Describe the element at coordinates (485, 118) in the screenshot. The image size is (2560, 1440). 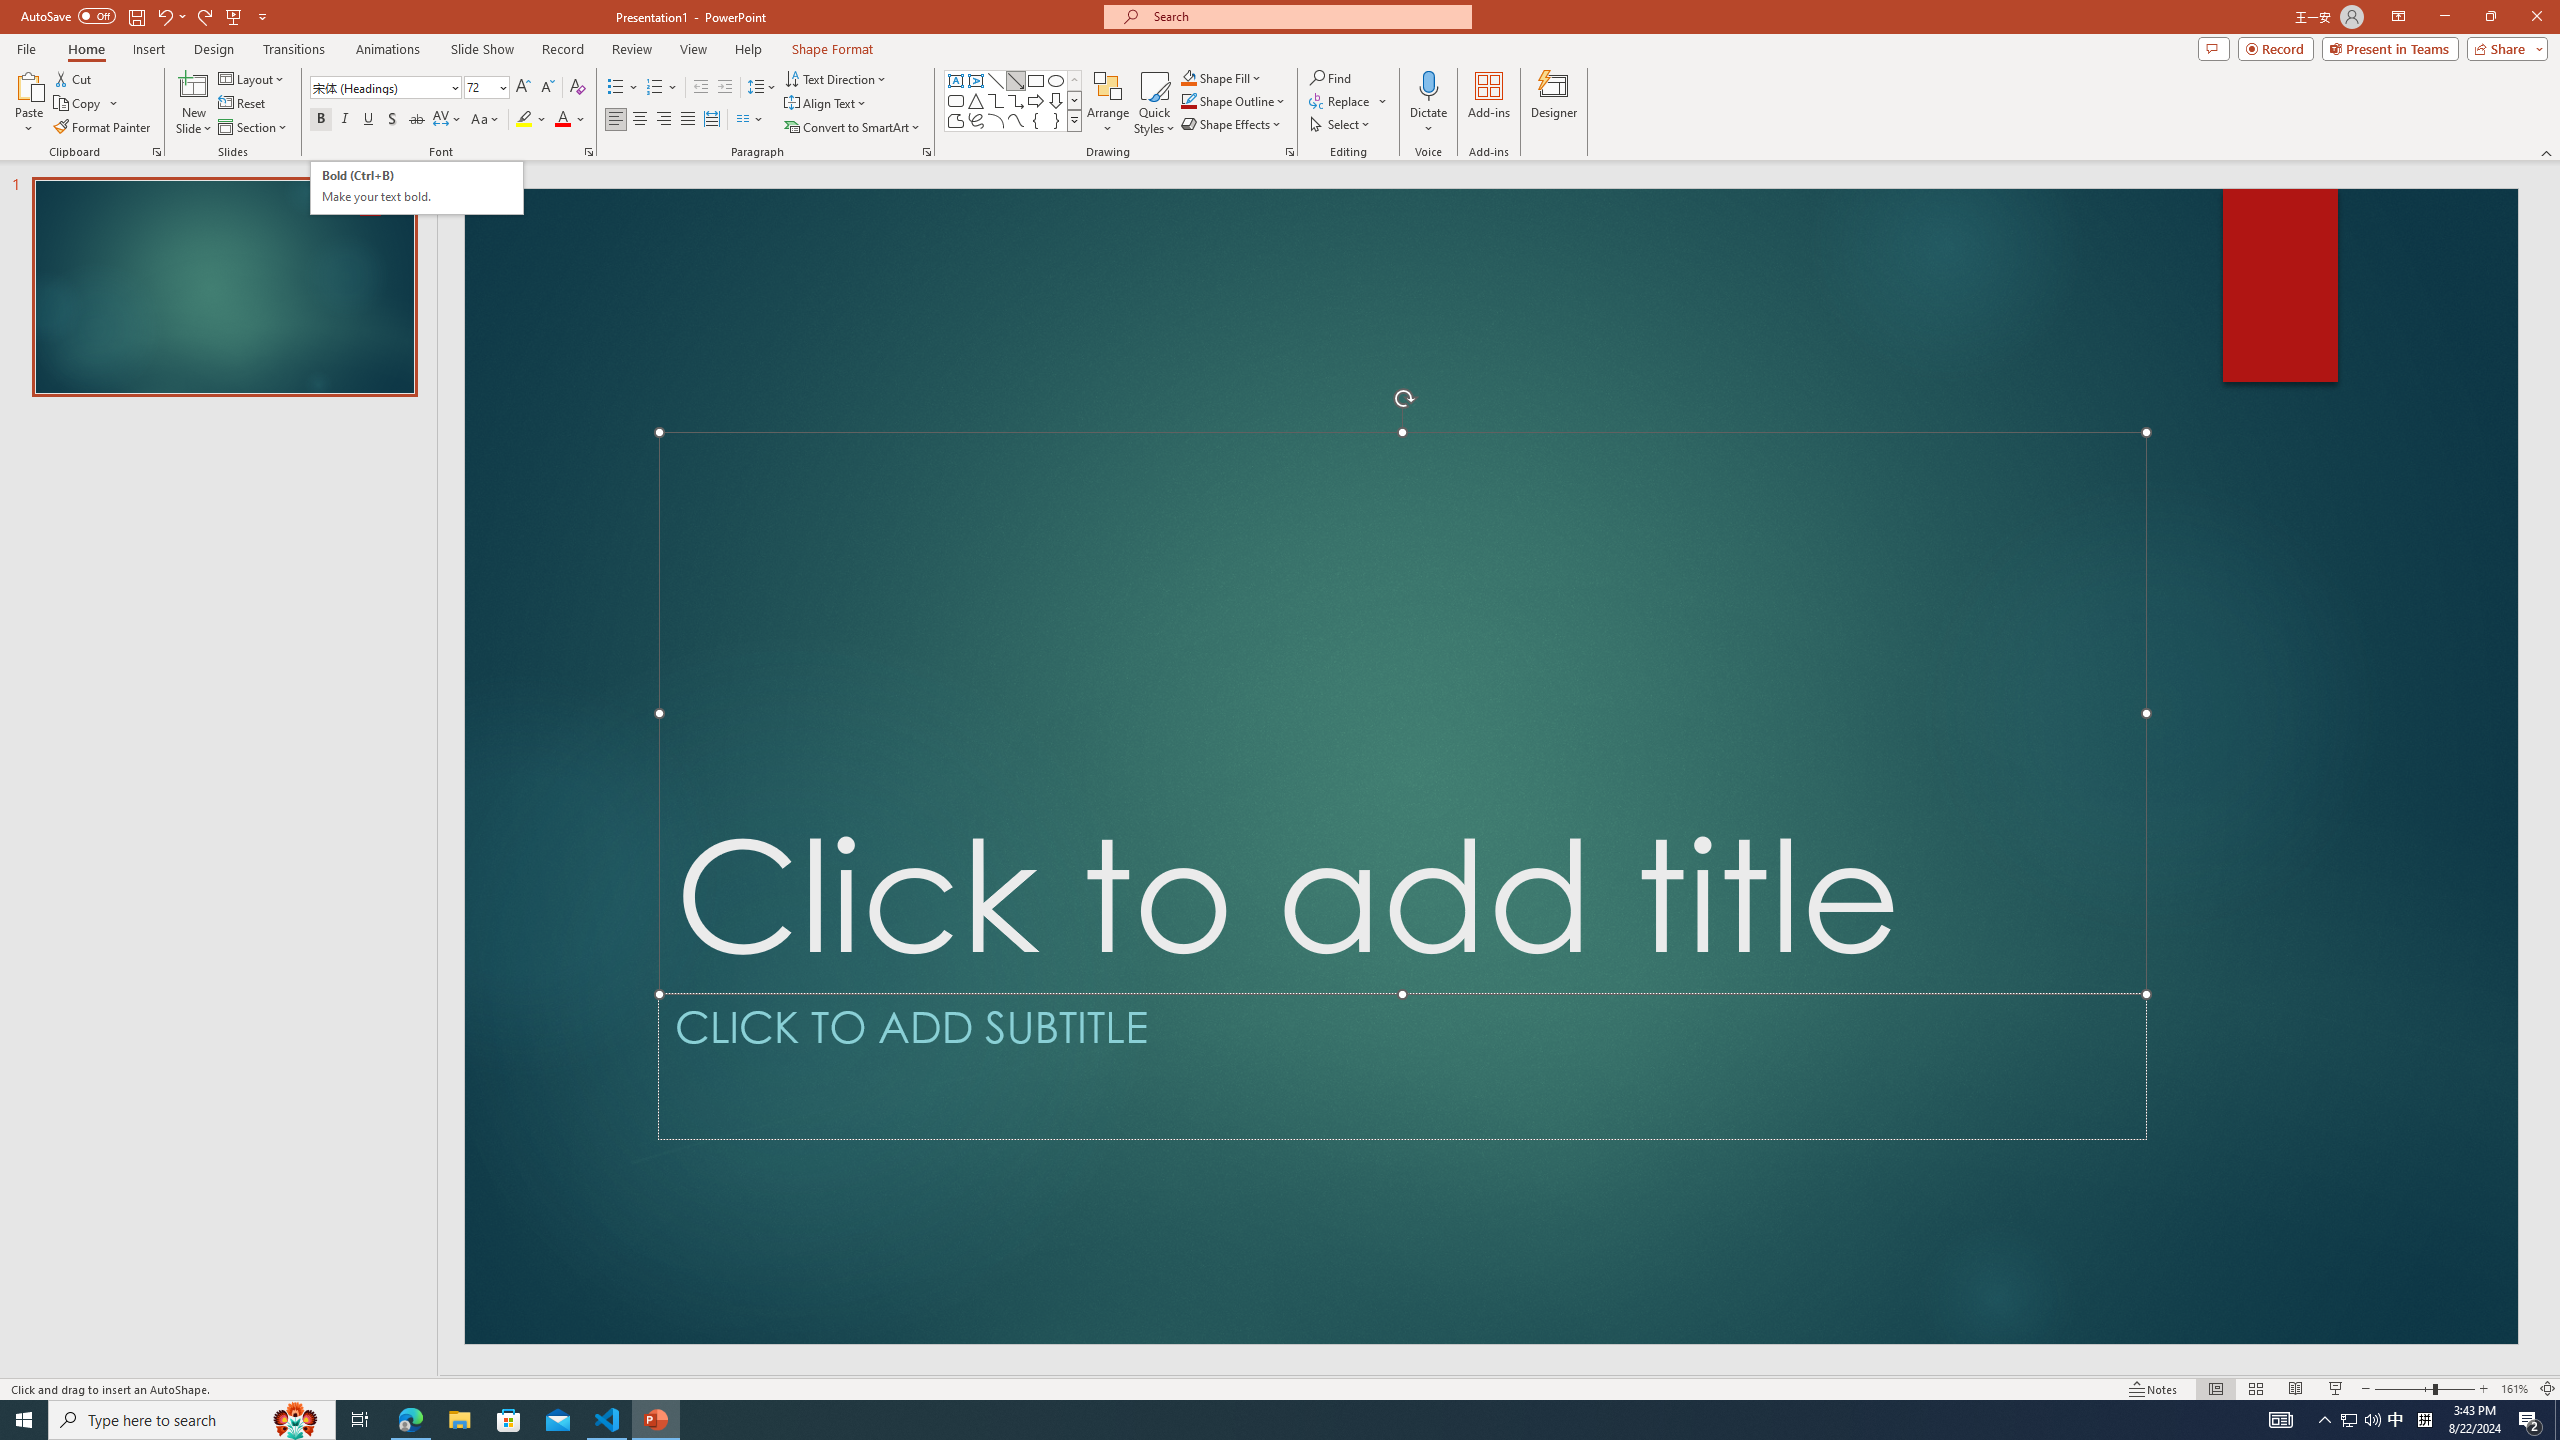
I see `'Change Case'` at that location.